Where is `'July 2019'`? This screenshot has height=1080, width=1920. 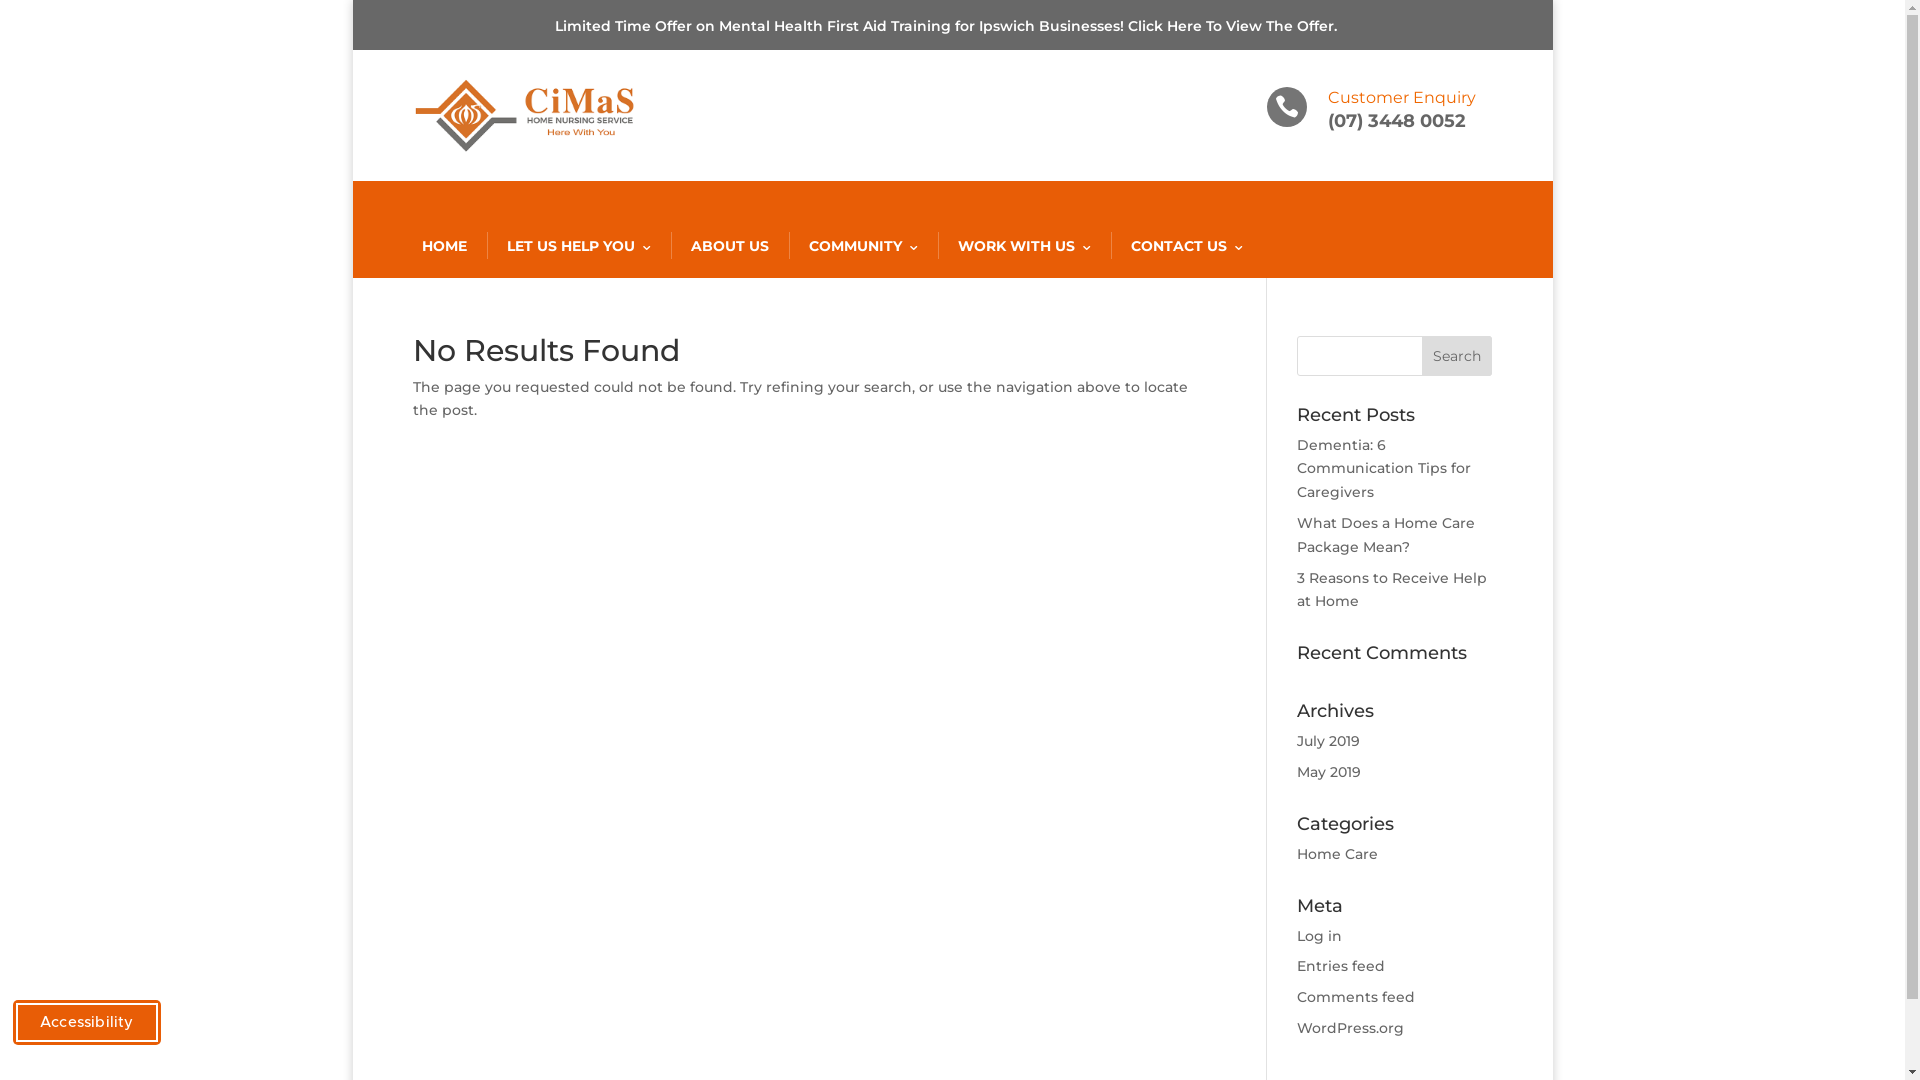 'July 2019' is located at coordinates (1296, 740).